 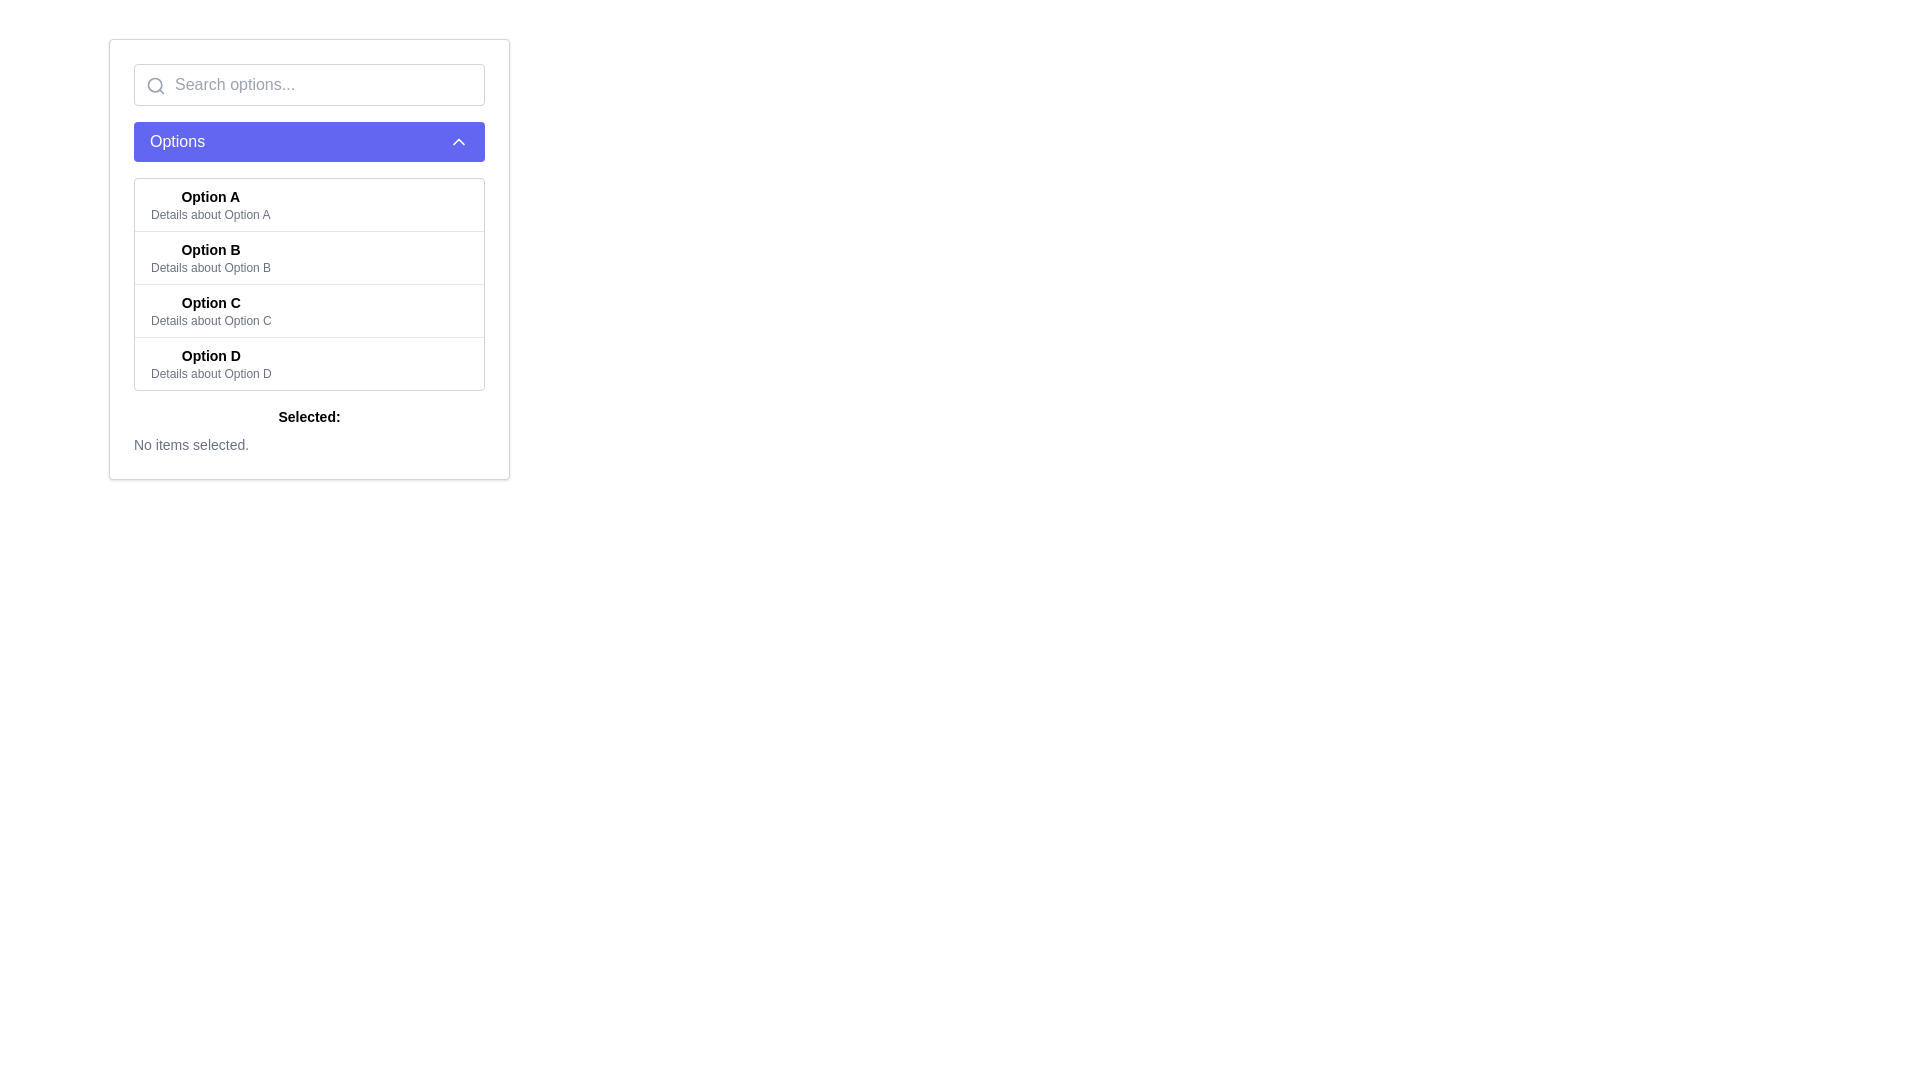 What do you see at coordinates (211, 354) in the screenshot?
I see `the static text label displaying 'Option D', which is styled in bold and slightly smaller-than-normal font size, positioned at the top of the section for 'Option D'` at bounding box center [211, 354].